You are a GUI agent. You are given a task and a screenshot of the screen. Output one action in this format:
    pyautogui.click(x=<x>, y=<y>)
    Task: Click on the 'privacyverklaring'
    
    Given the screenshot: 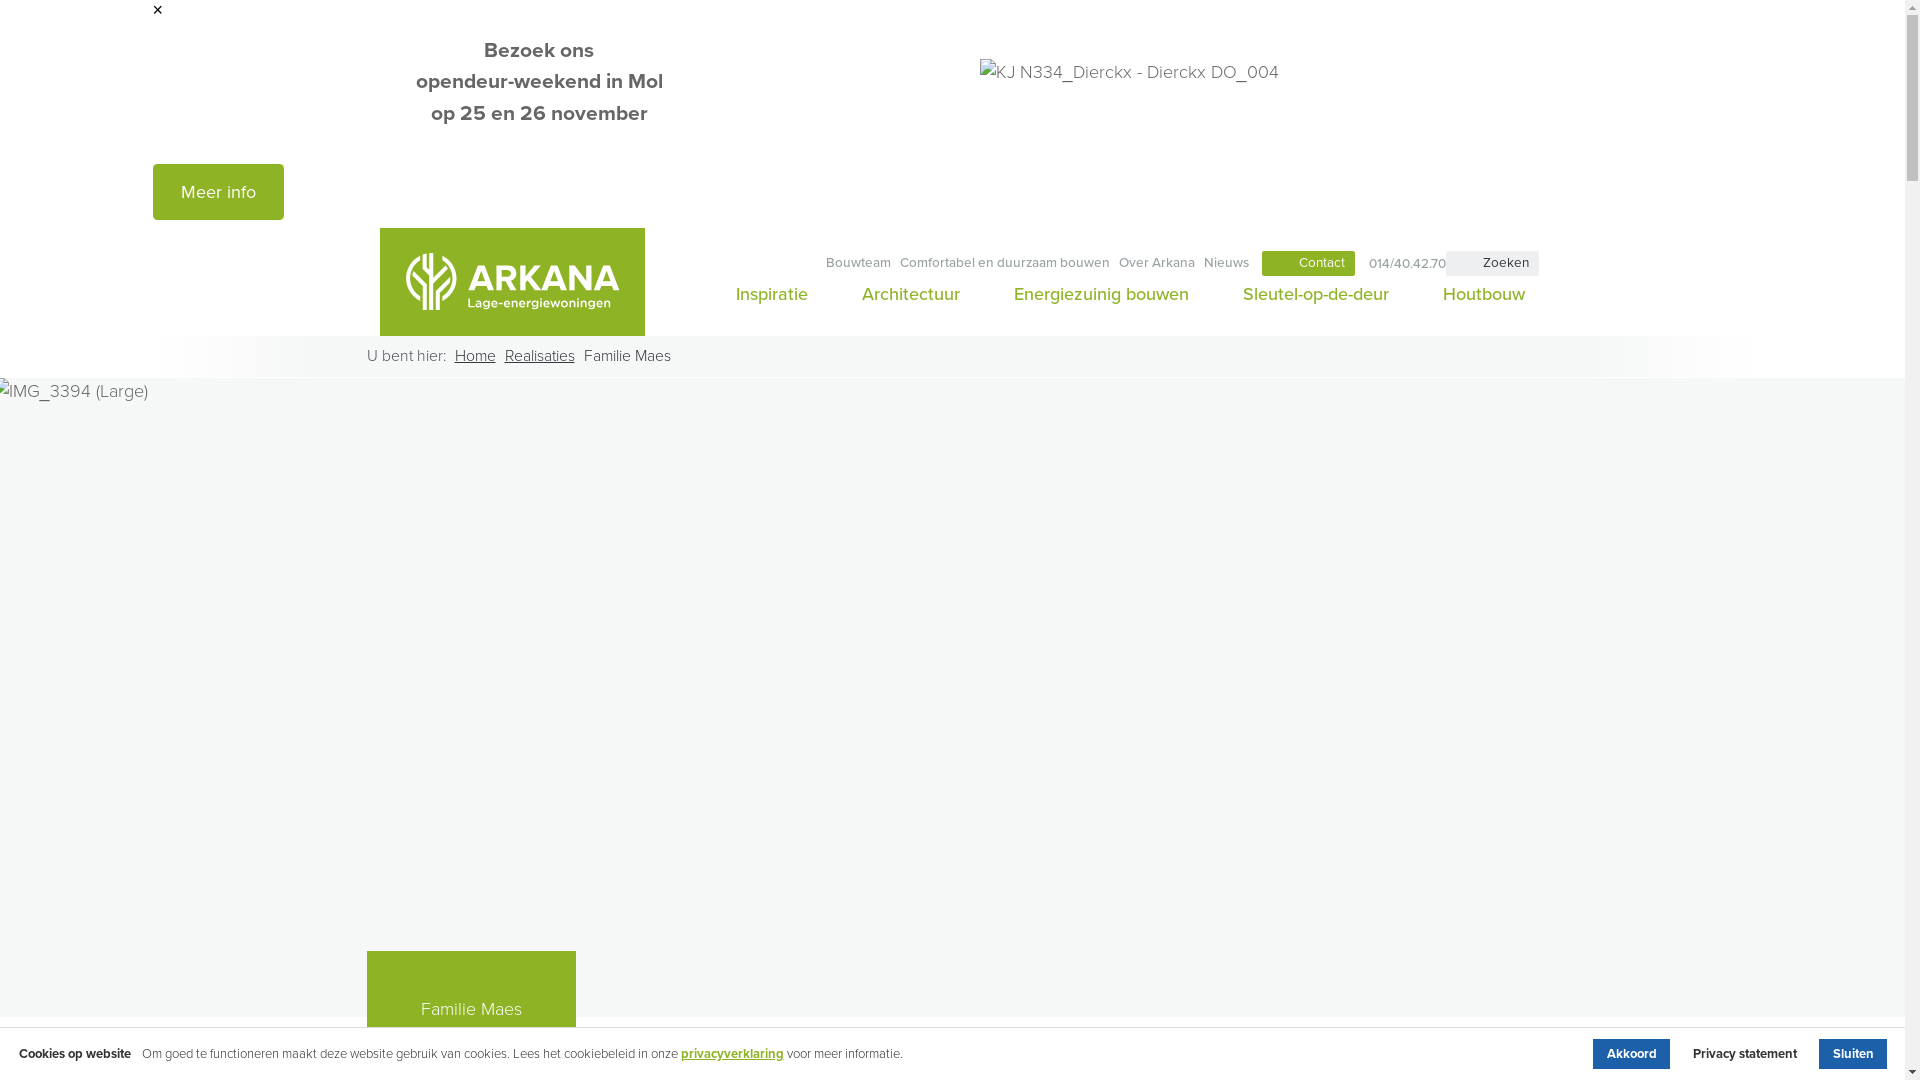 What is the action you would take?
    pyautogui.click(x=731, y=1052)
    